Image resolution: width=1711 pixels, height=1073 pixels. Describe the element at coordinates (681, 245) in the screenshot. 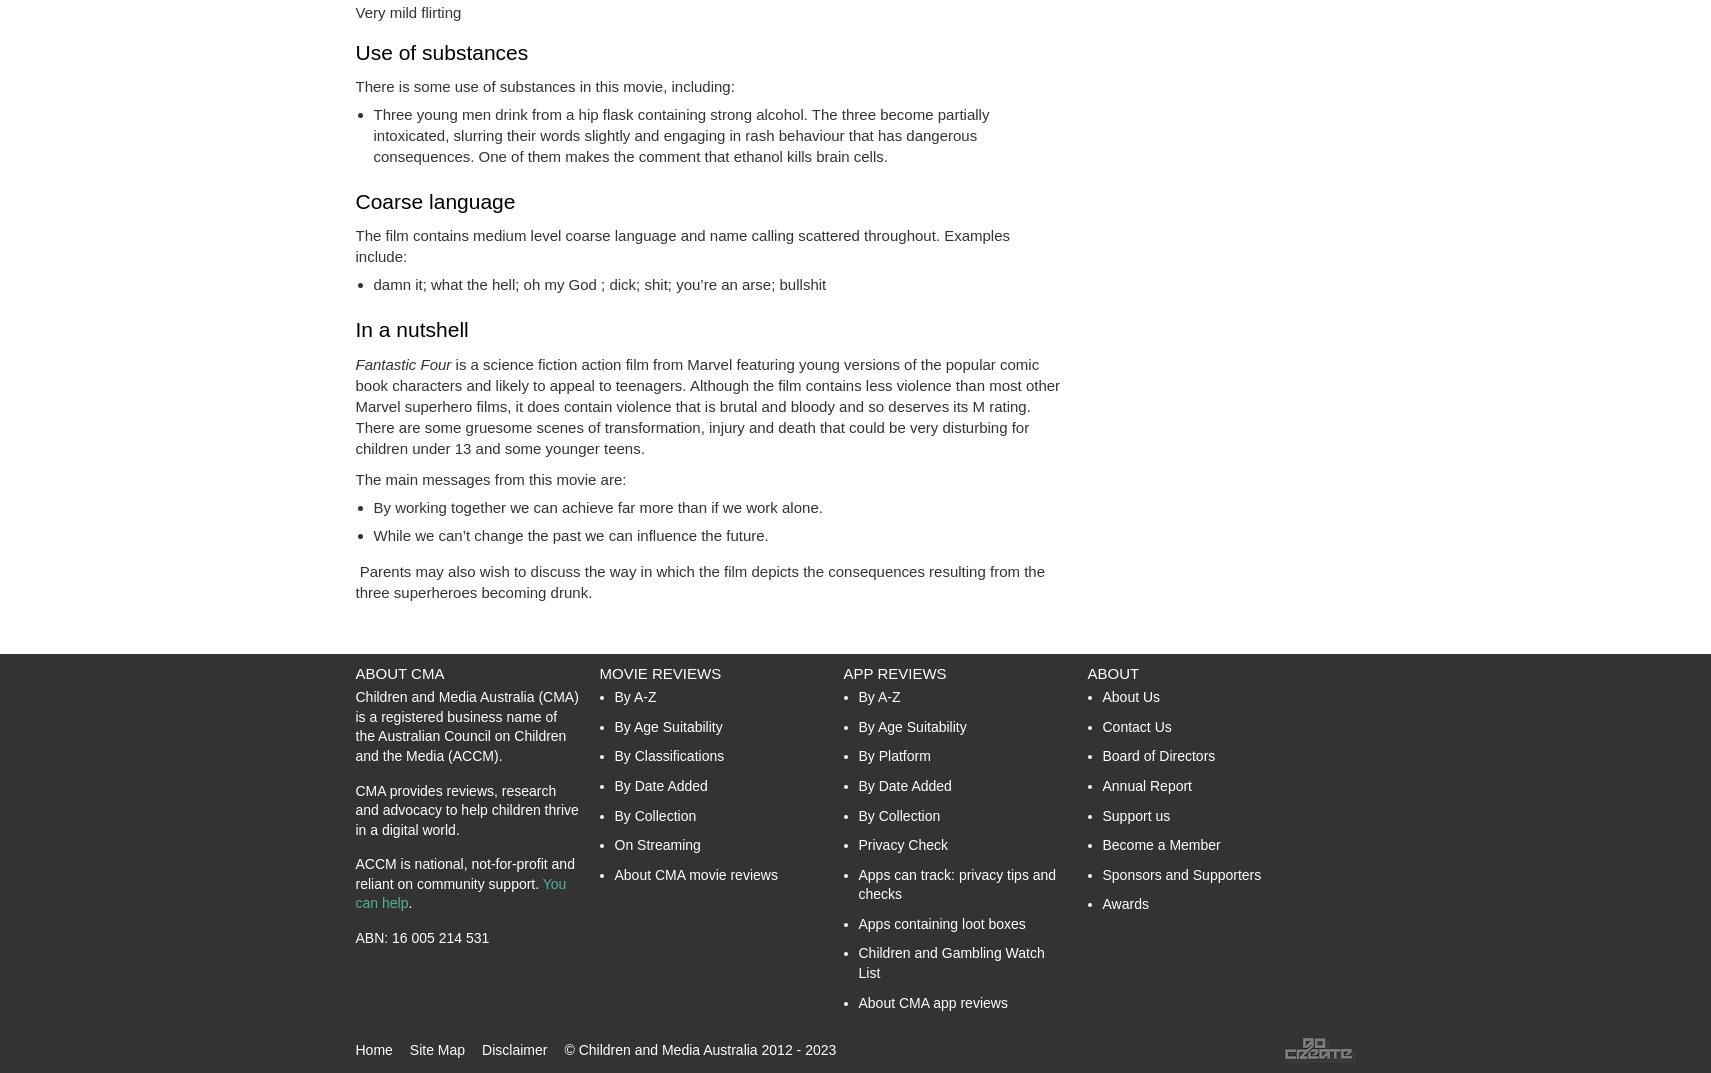

I see `'The film contains medium level coarse language and name calling scattered throughout. Examples include:'` at that location.